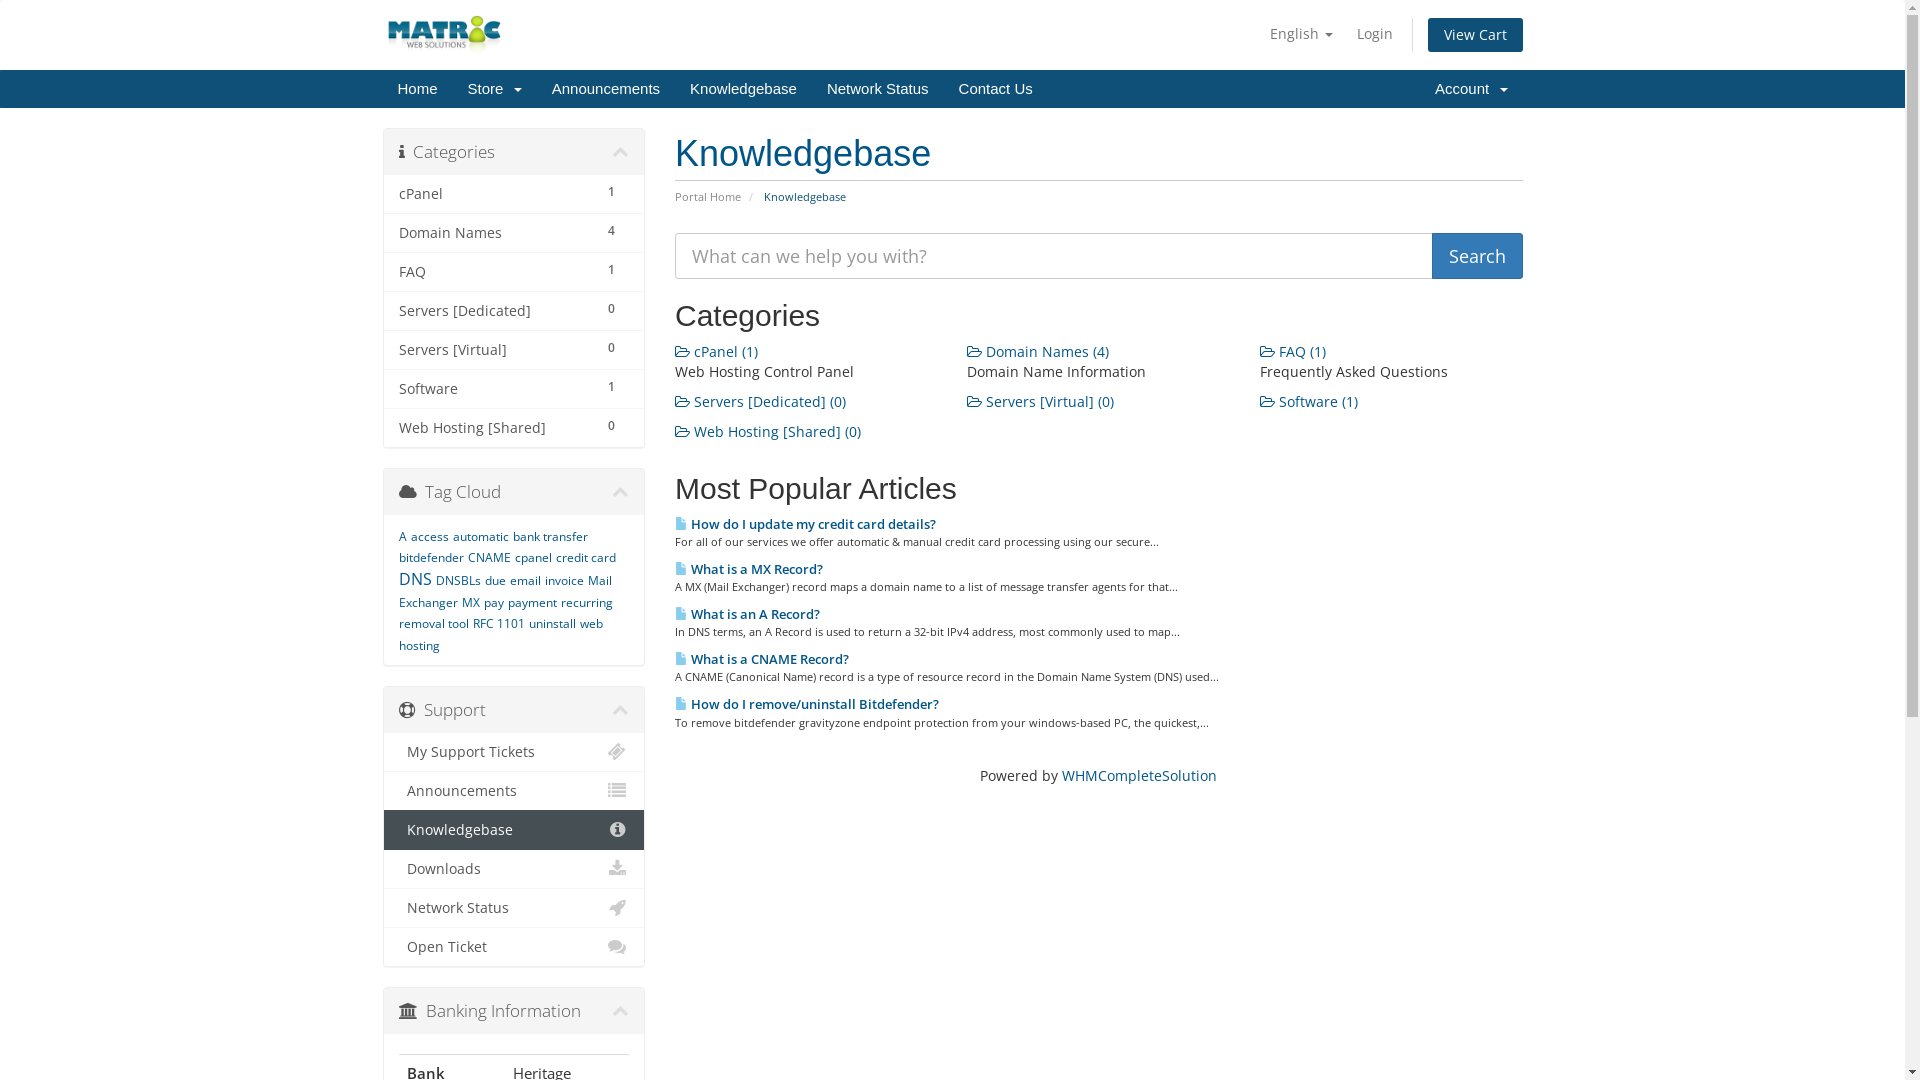  Describe the element at coordinates (514, 829) in the screenshot. I see `'  Knowledgebase'` at that location.